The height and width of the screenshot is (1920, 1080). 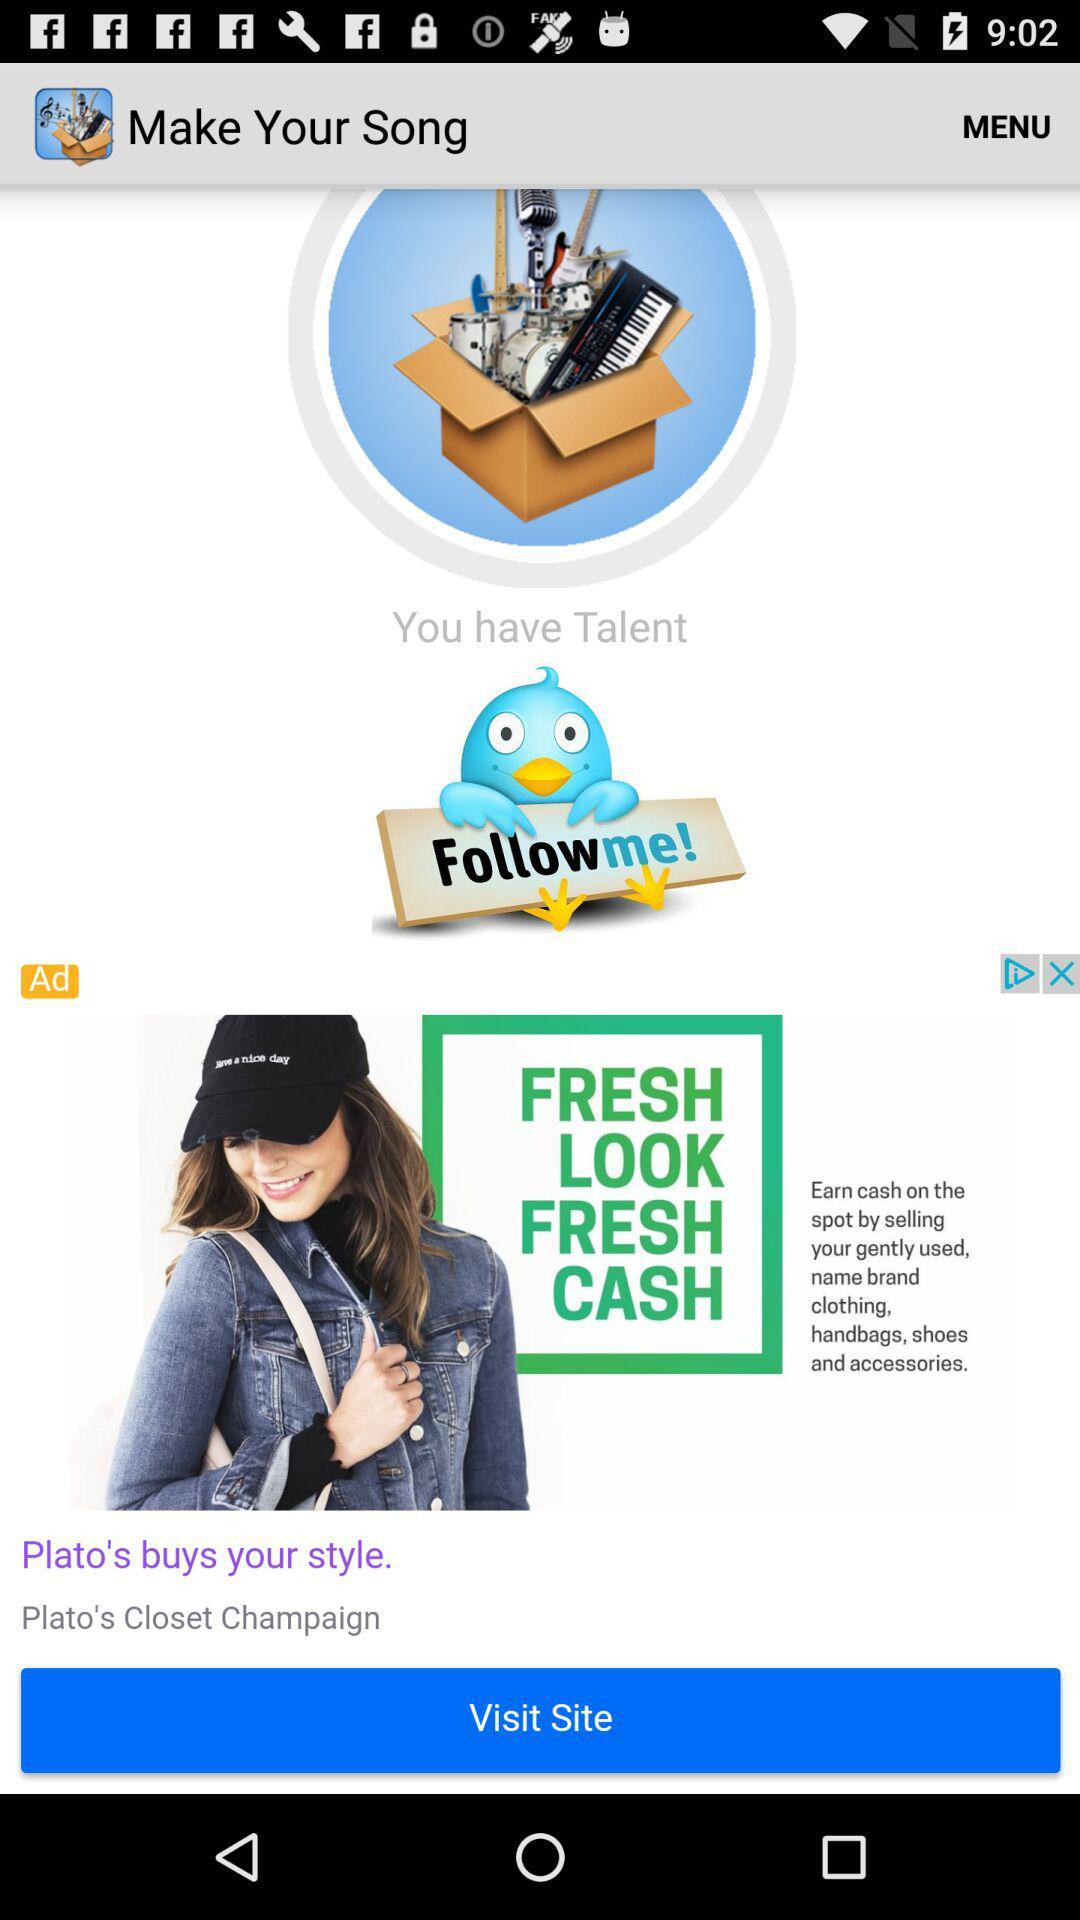 I want to click on follow their account button, so click(x=540, y=804).